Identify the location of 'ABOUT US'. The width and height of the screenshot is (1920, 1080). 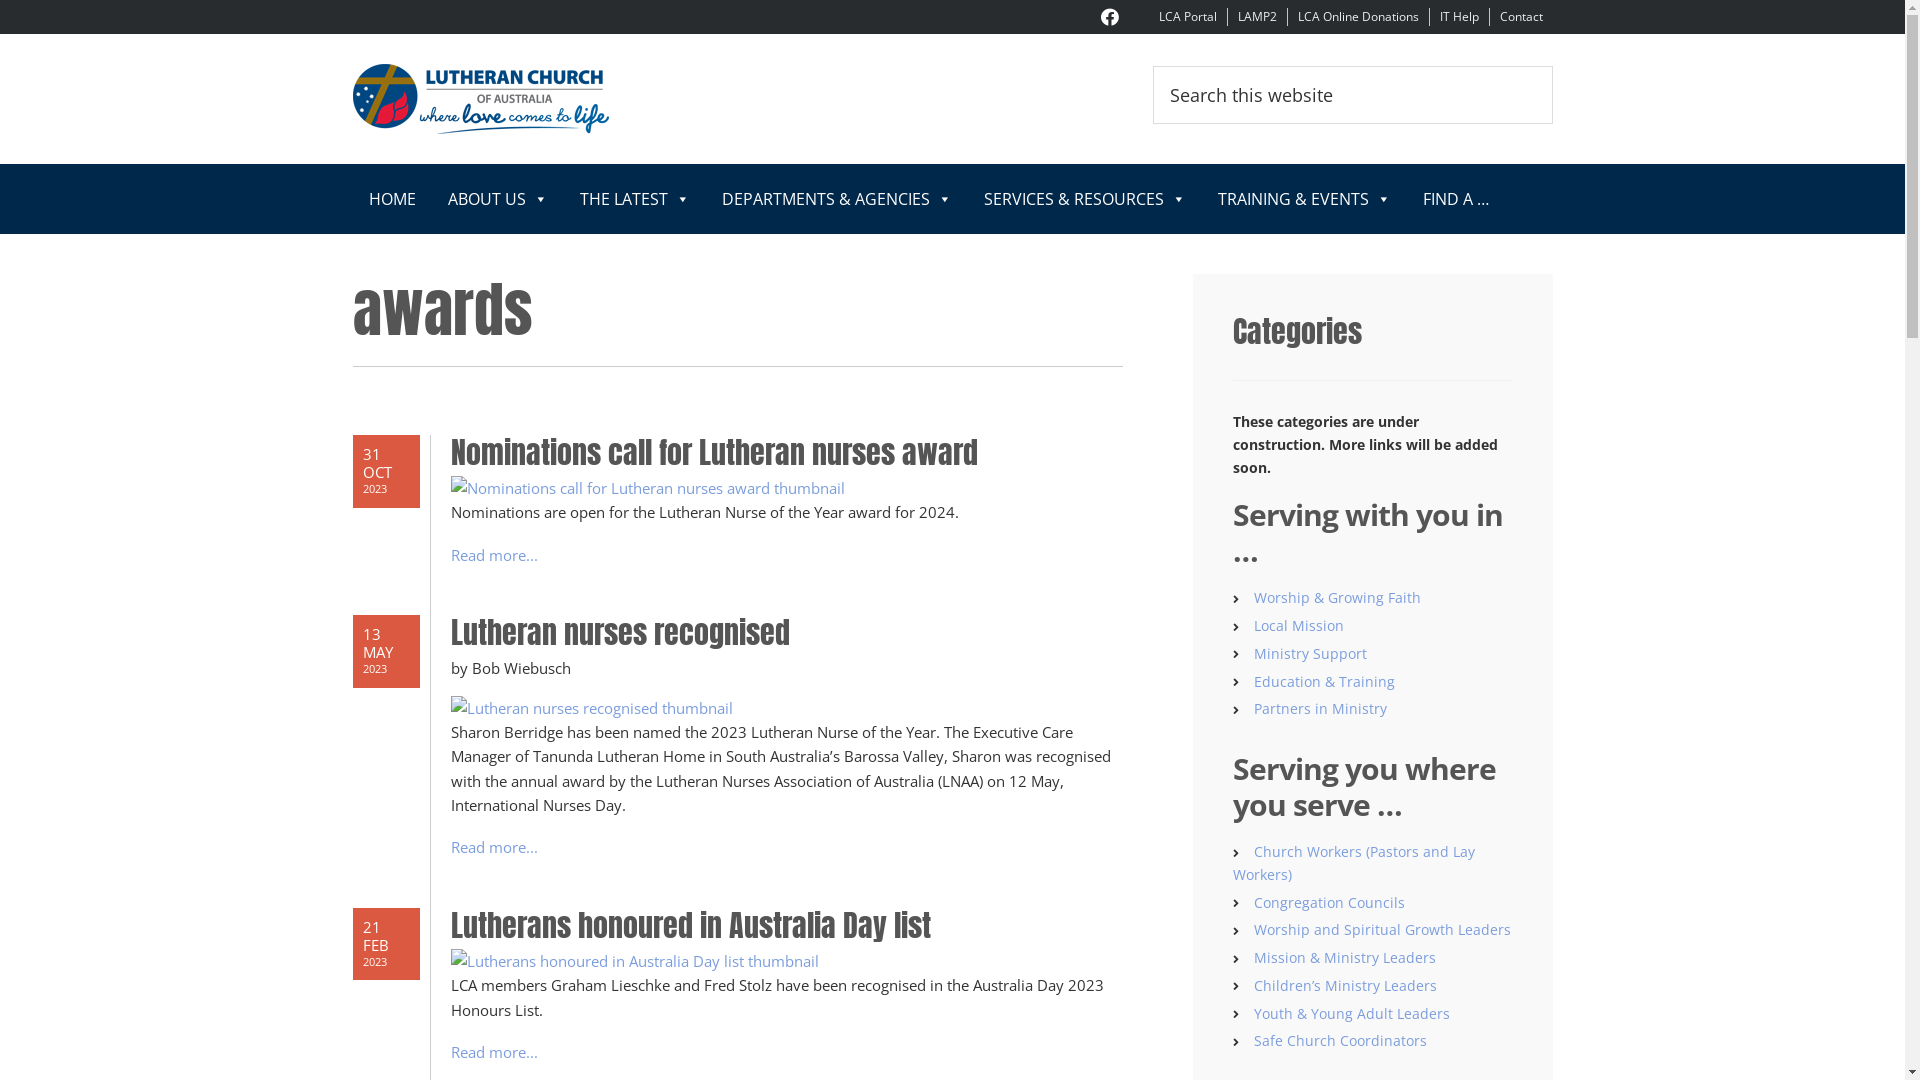
(498, 199).